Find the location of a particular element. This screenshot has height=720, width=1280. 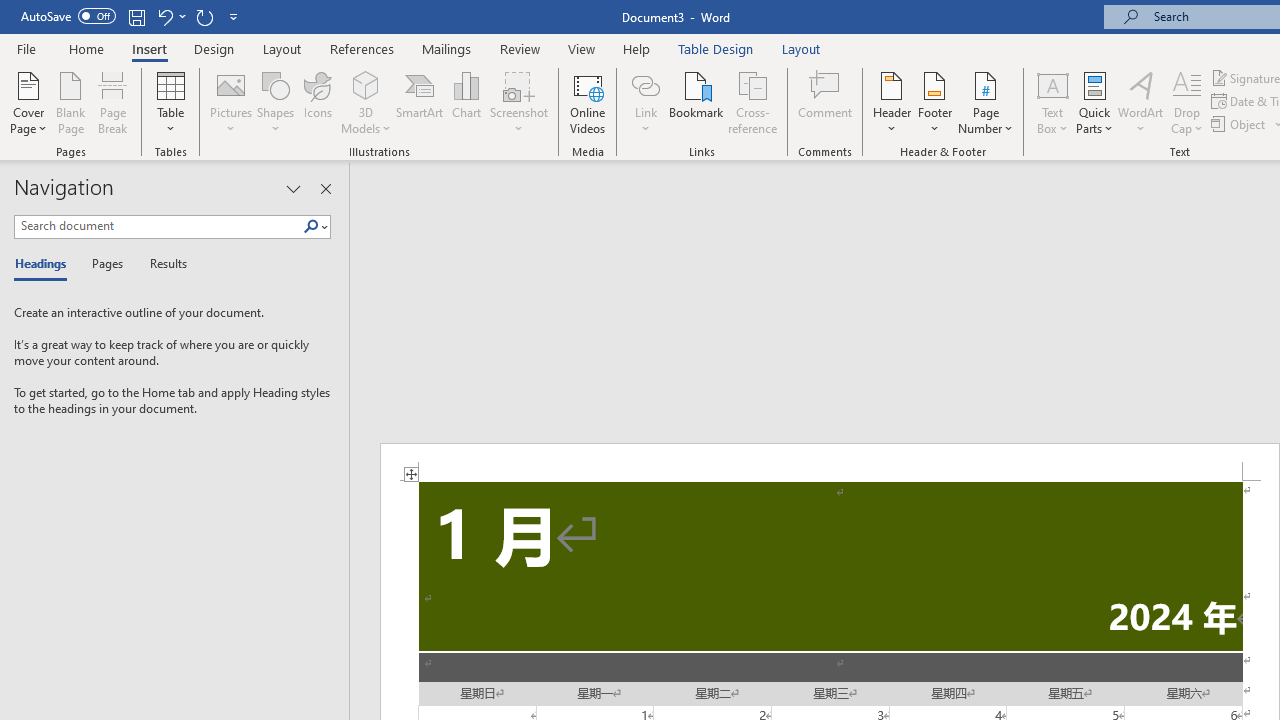

'Blank Page' is located at coordinates (71, 103).